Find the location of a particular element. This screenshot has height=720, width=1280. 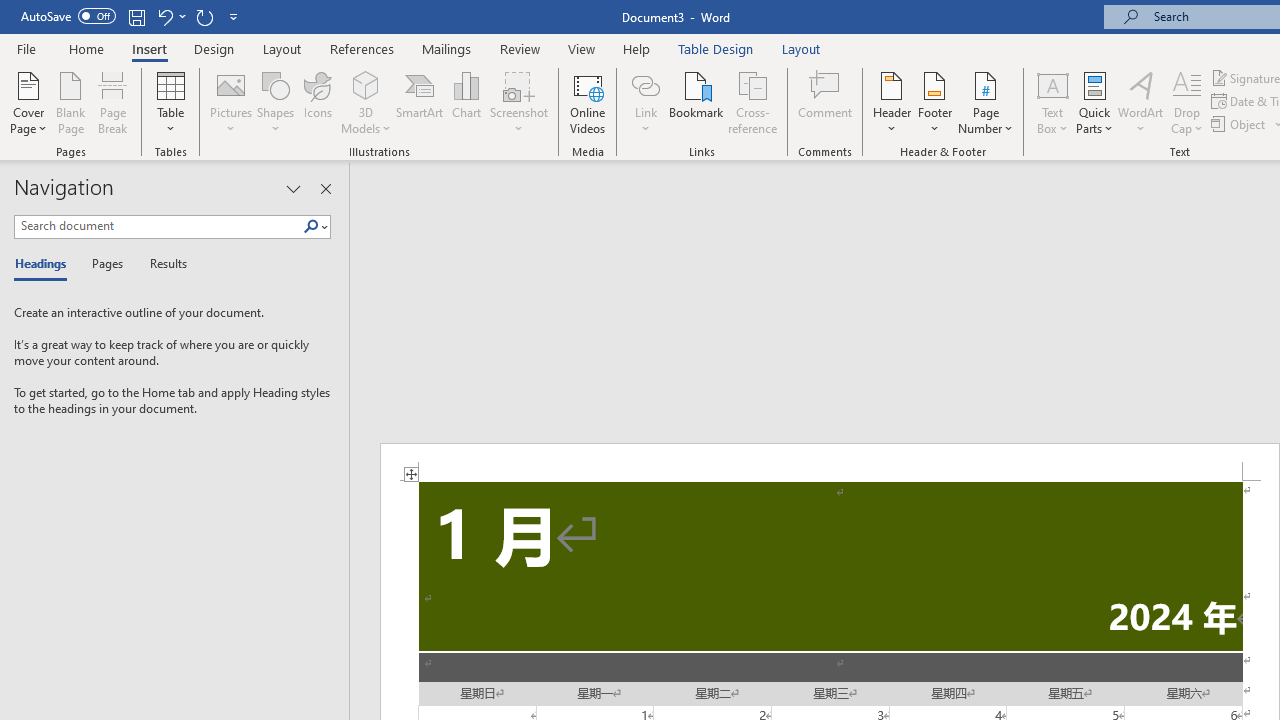

'Blank Page' is located at coordinates (71, 103).